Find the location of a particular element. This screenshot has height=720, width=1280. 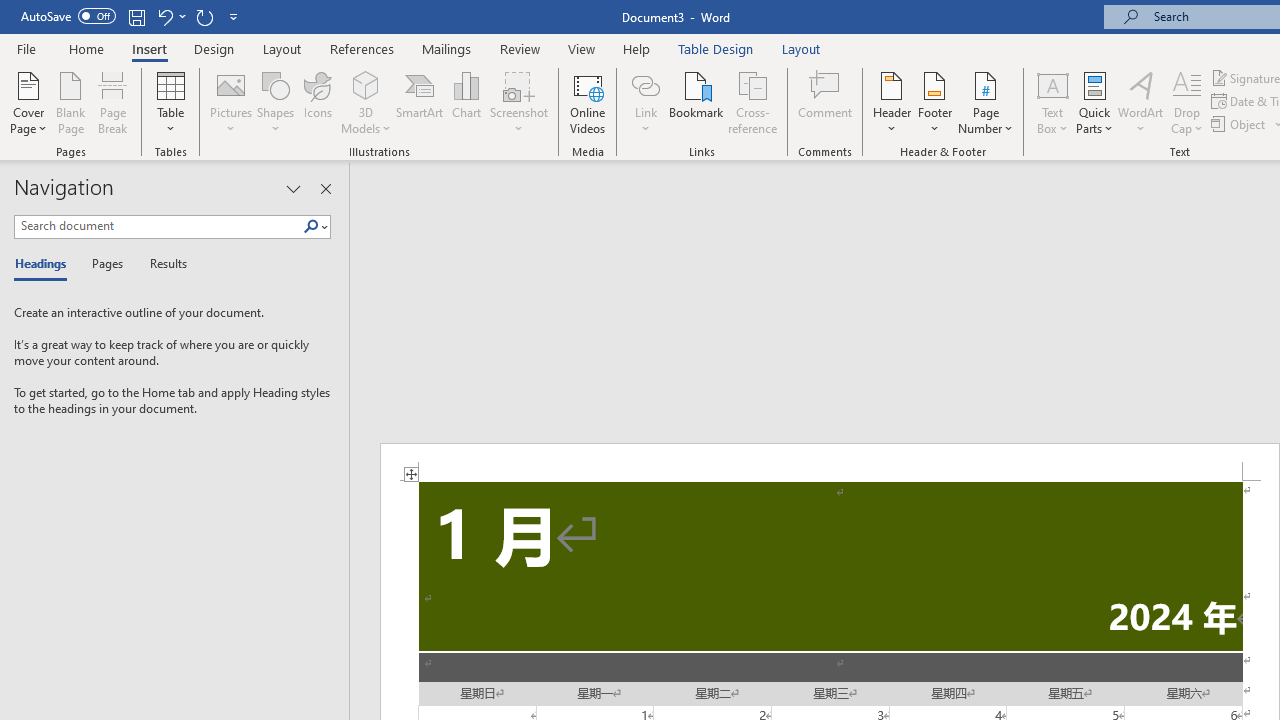

'Blank Page' is located at coordinates (71, 103).